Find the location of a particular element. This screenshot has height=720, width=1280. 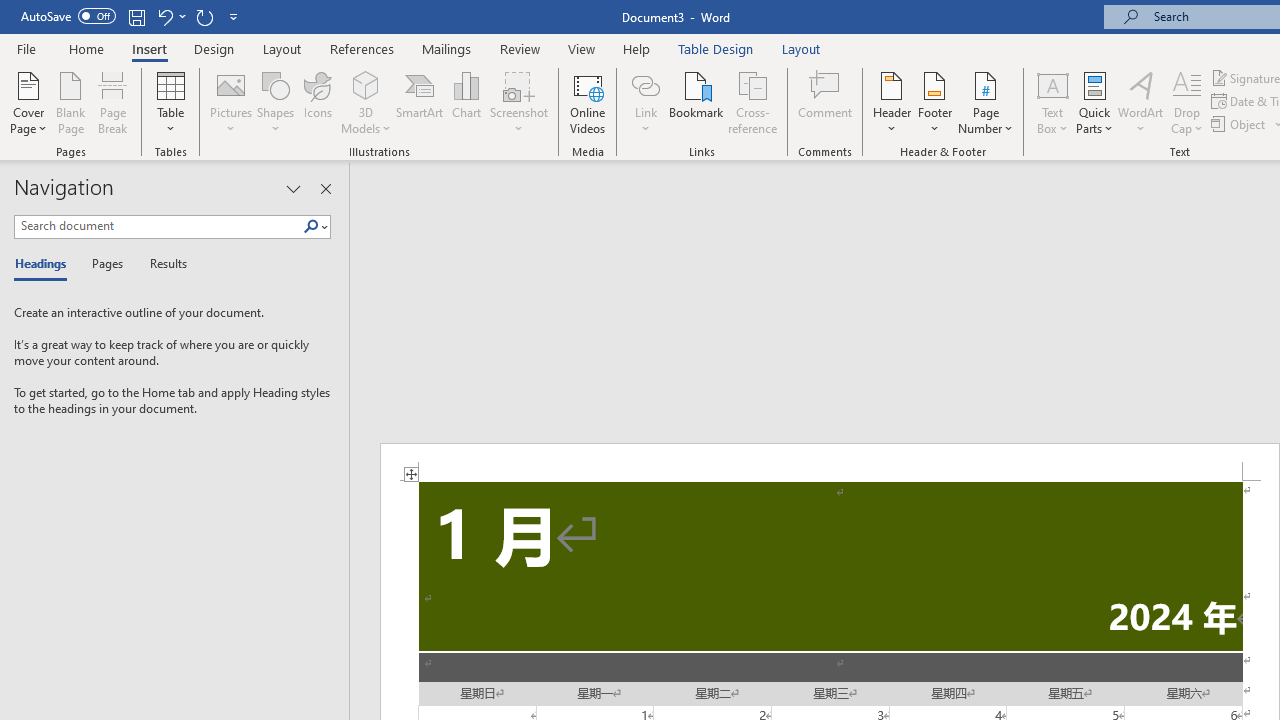

'Blank Page' is located at coordinates (71, 103).